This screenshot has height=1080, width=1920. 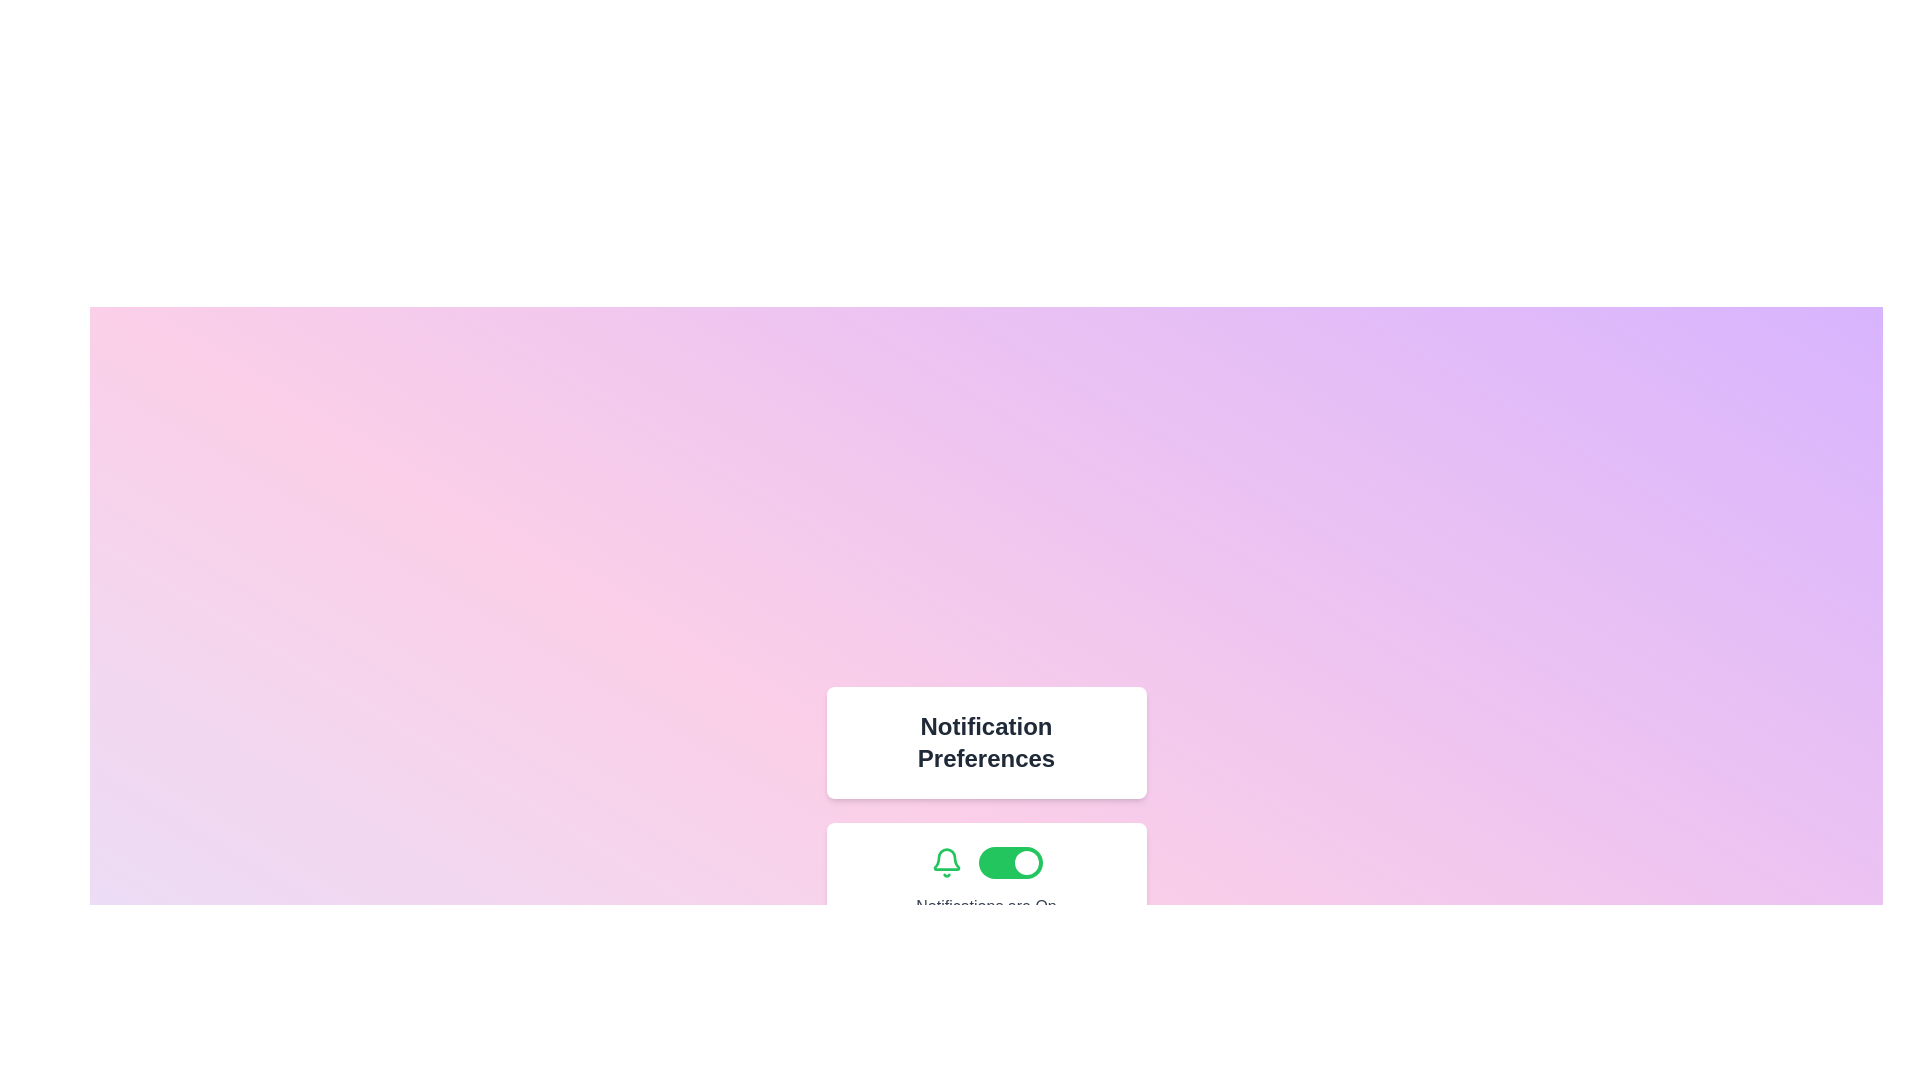 What do you see at coordinates (945, 862) in the screenshot?
I see `the bell notification icon located on the left side of a group of three items, indicating the presence of a notification feature` at bounding box center [945, 862].